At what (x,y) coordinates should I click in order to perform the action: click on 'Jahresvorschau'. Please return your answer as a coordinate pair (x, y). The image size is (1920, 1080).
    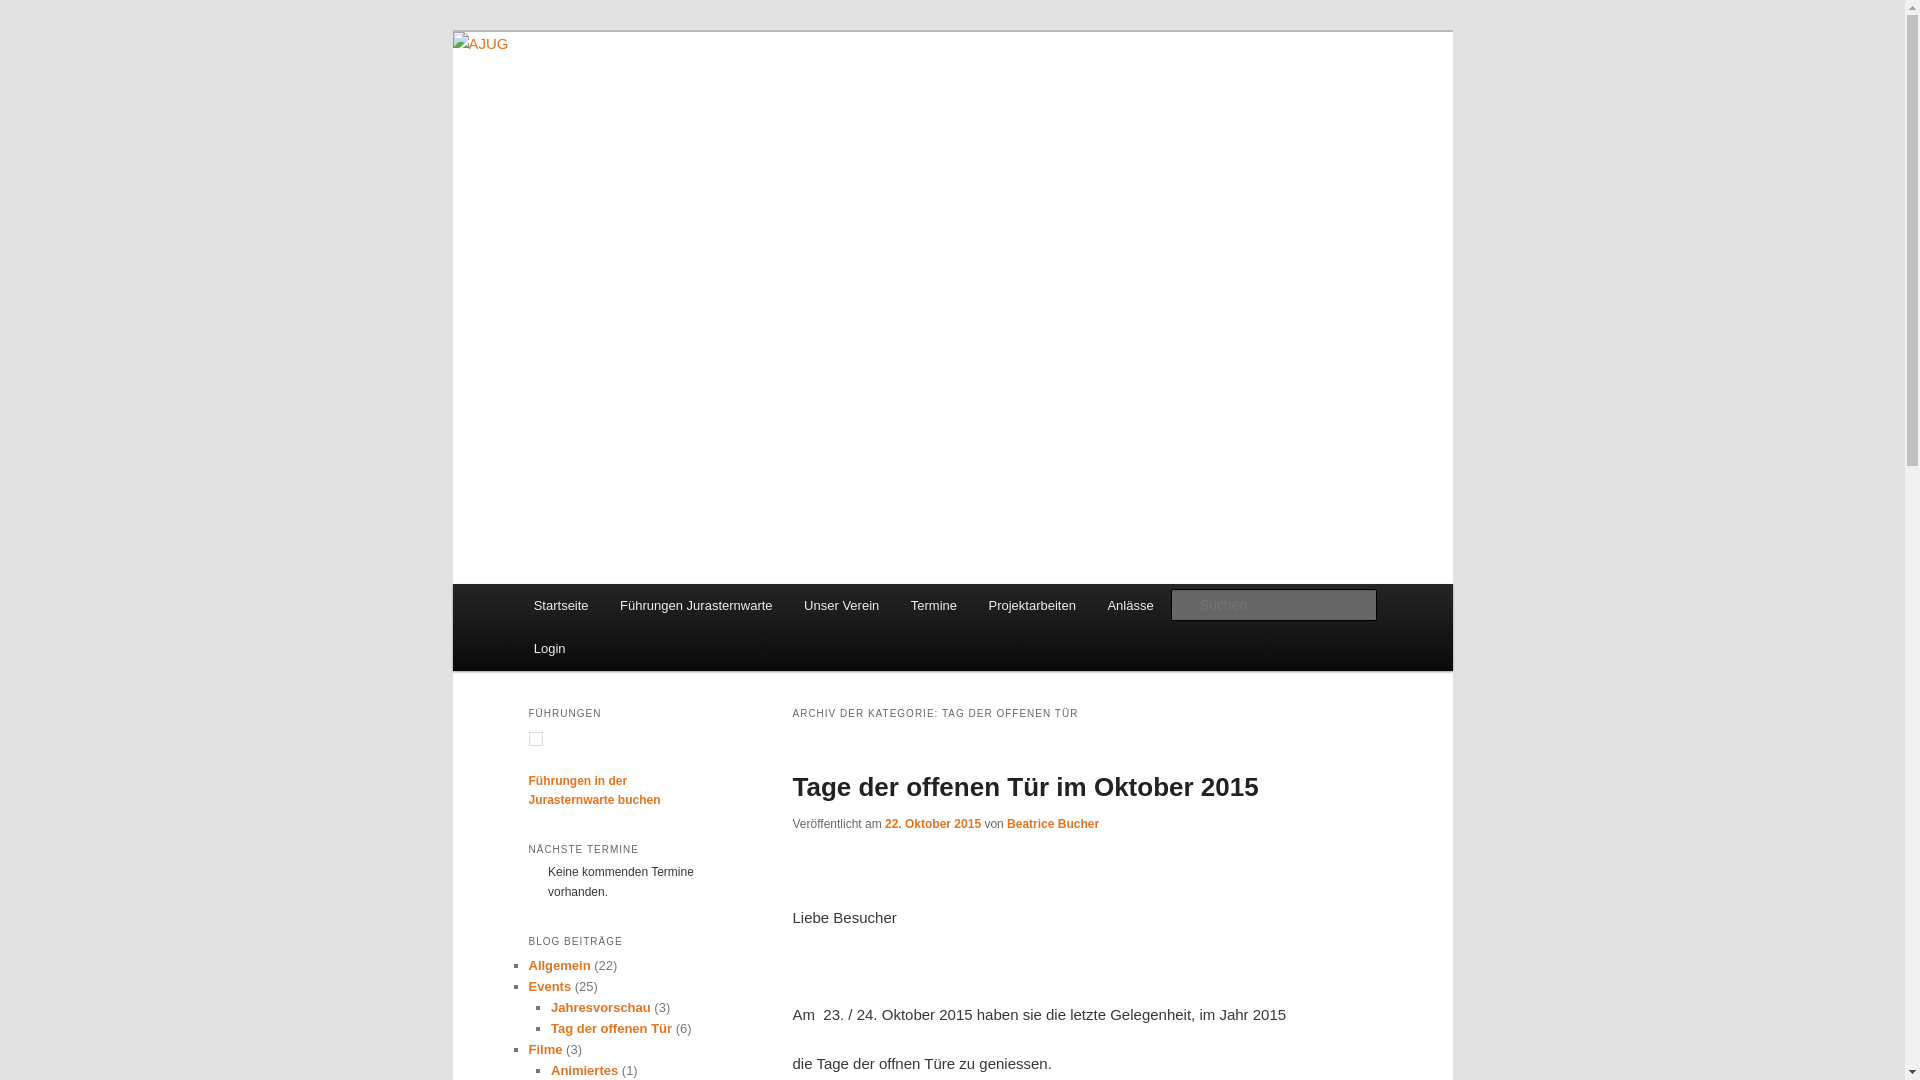
    Looking at the image, I should click on (599, 1007).